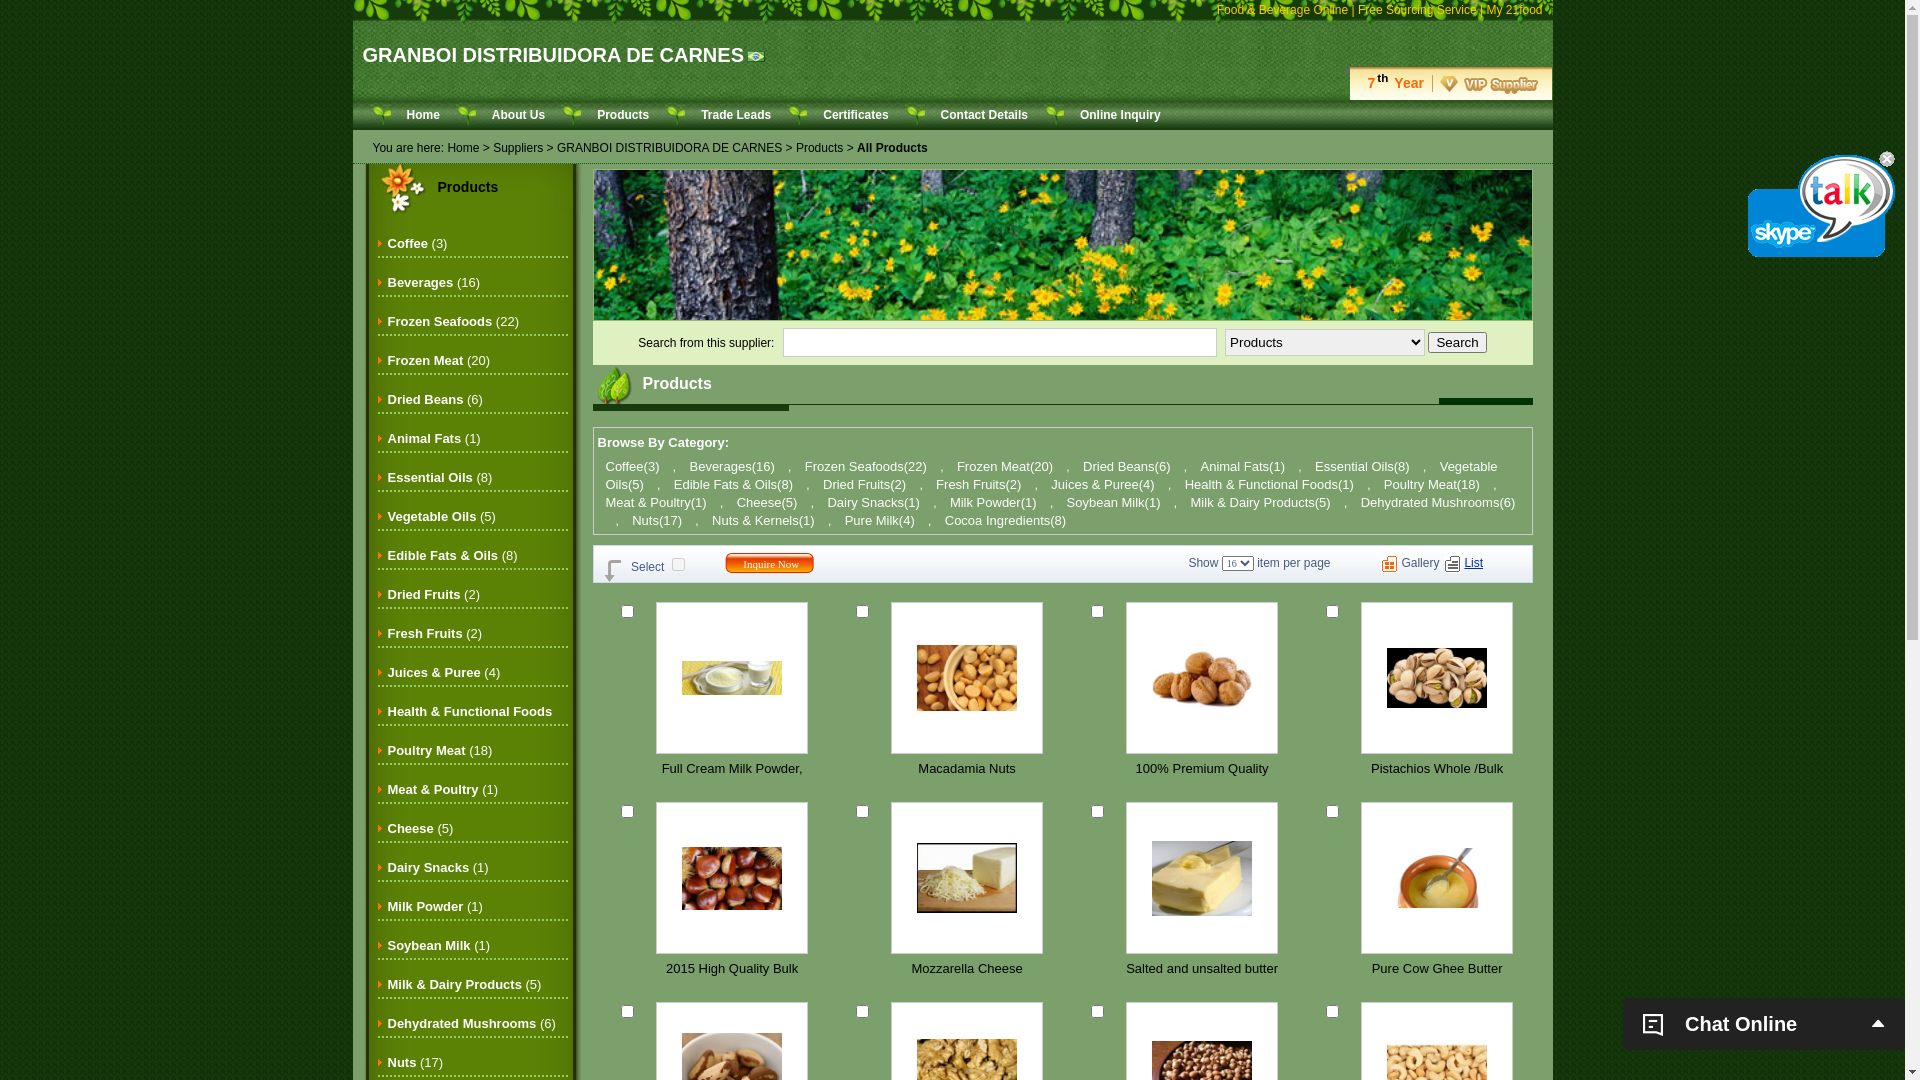 The image size is (1920, 1080). I want to click on 'Meat & Poultry (1)', so click(388, 788).